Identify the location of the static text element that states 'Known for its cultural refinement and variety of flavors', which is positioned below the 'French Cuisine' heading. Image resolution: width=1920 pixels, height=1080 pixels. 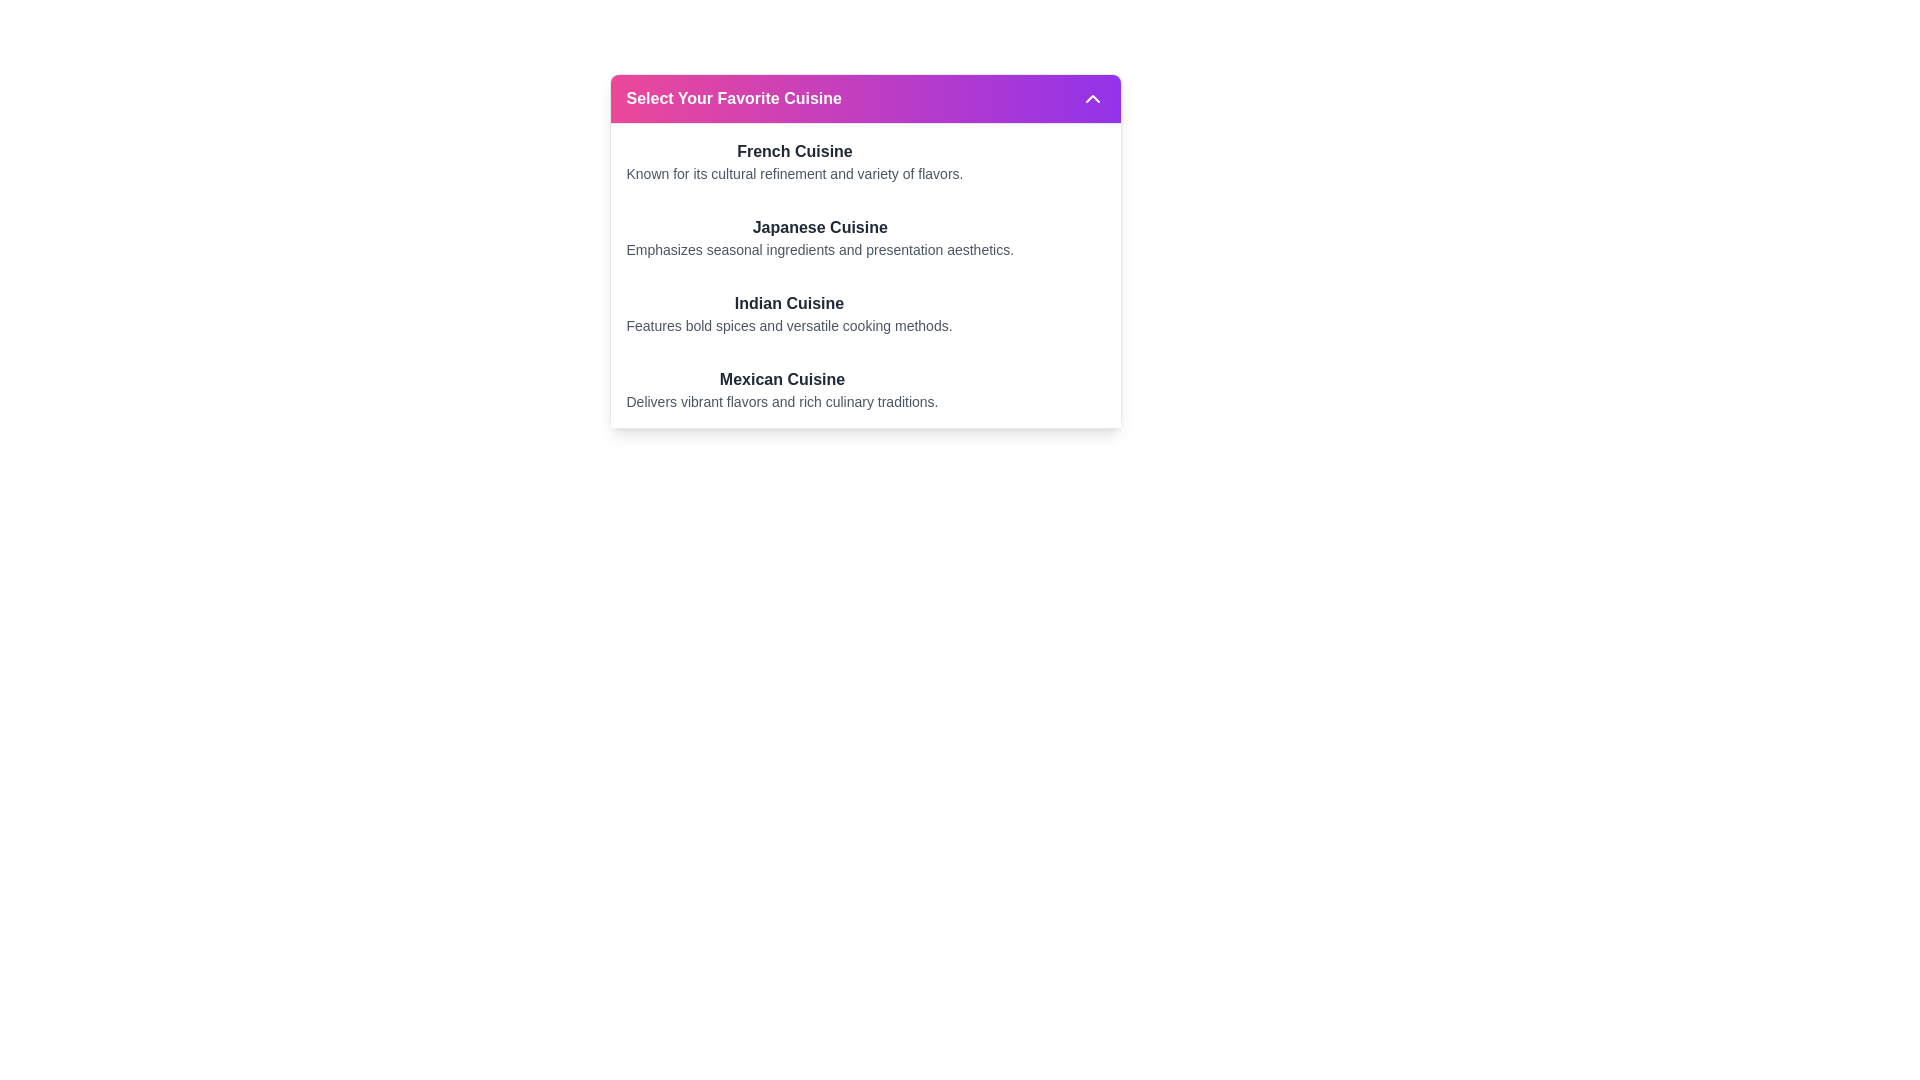
(793, 172).